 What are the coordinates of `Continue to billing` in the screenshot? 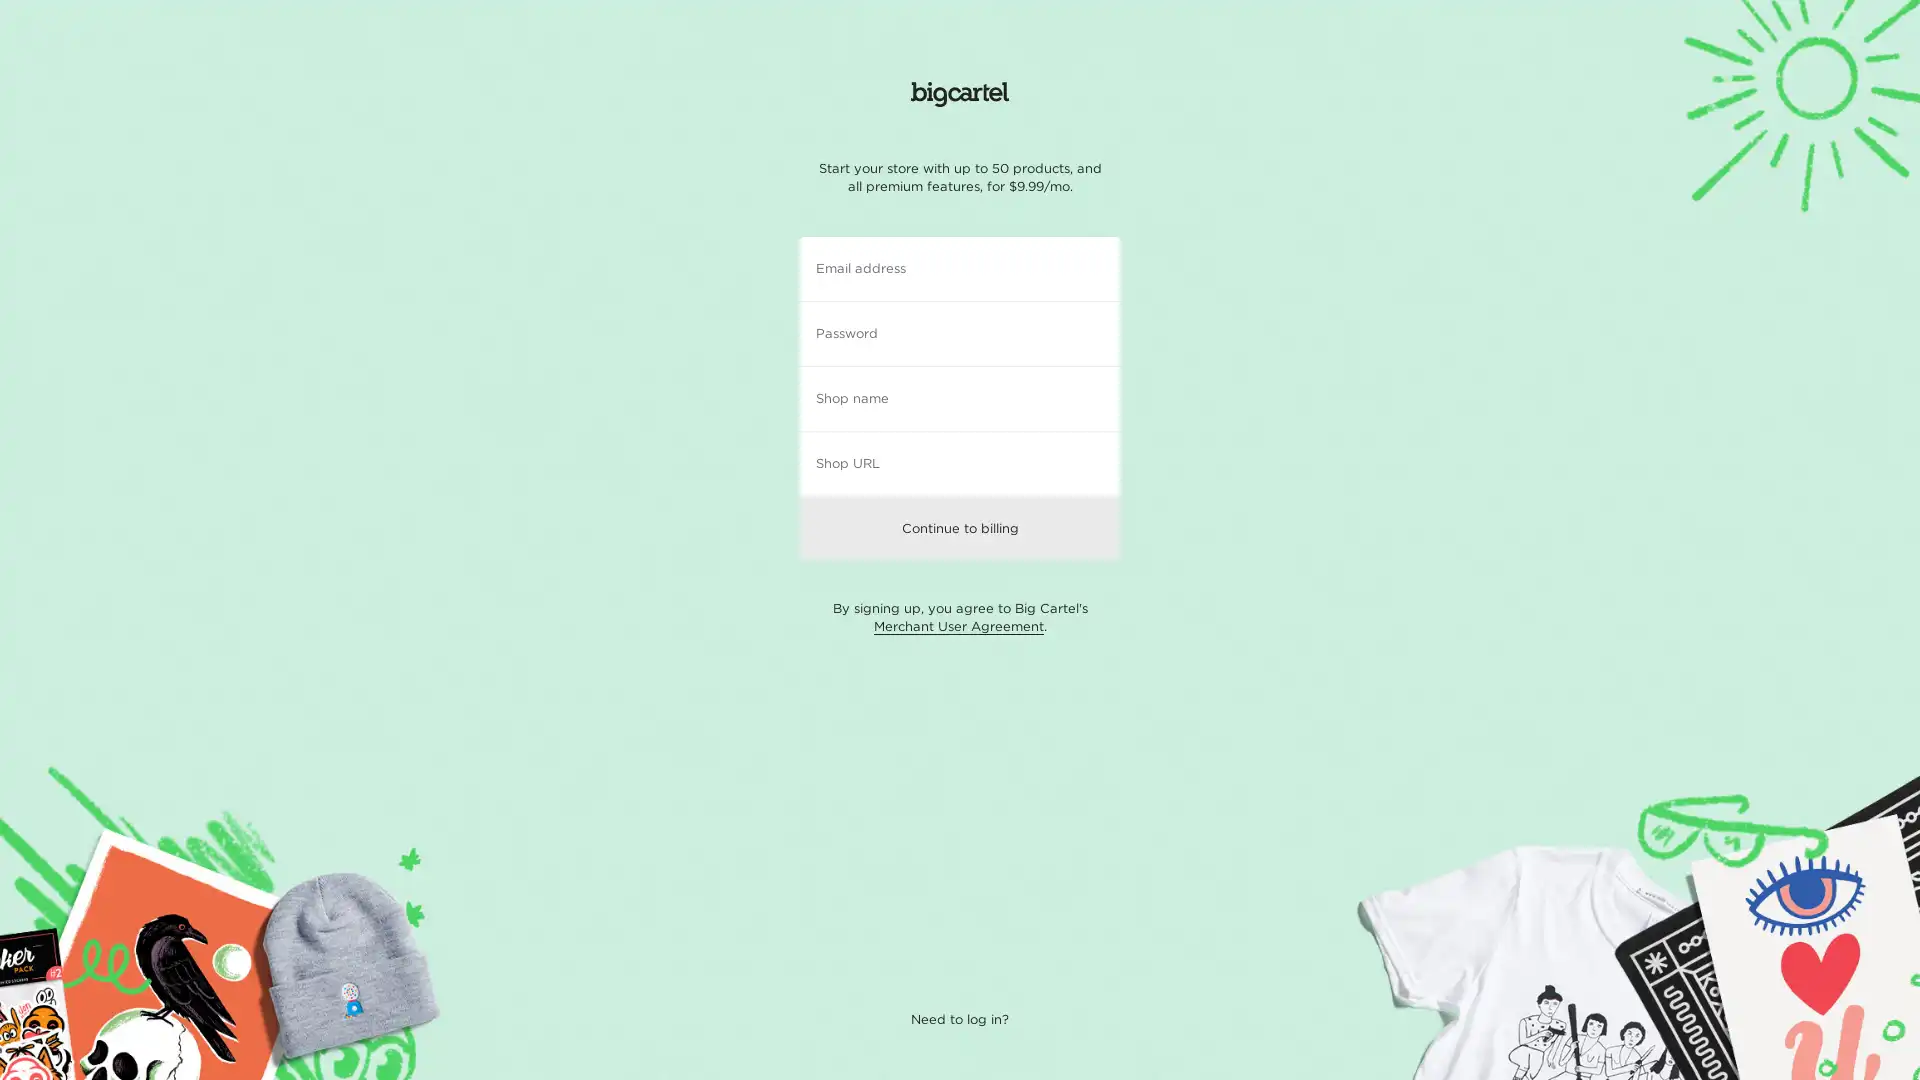 It's located at (960, 526).